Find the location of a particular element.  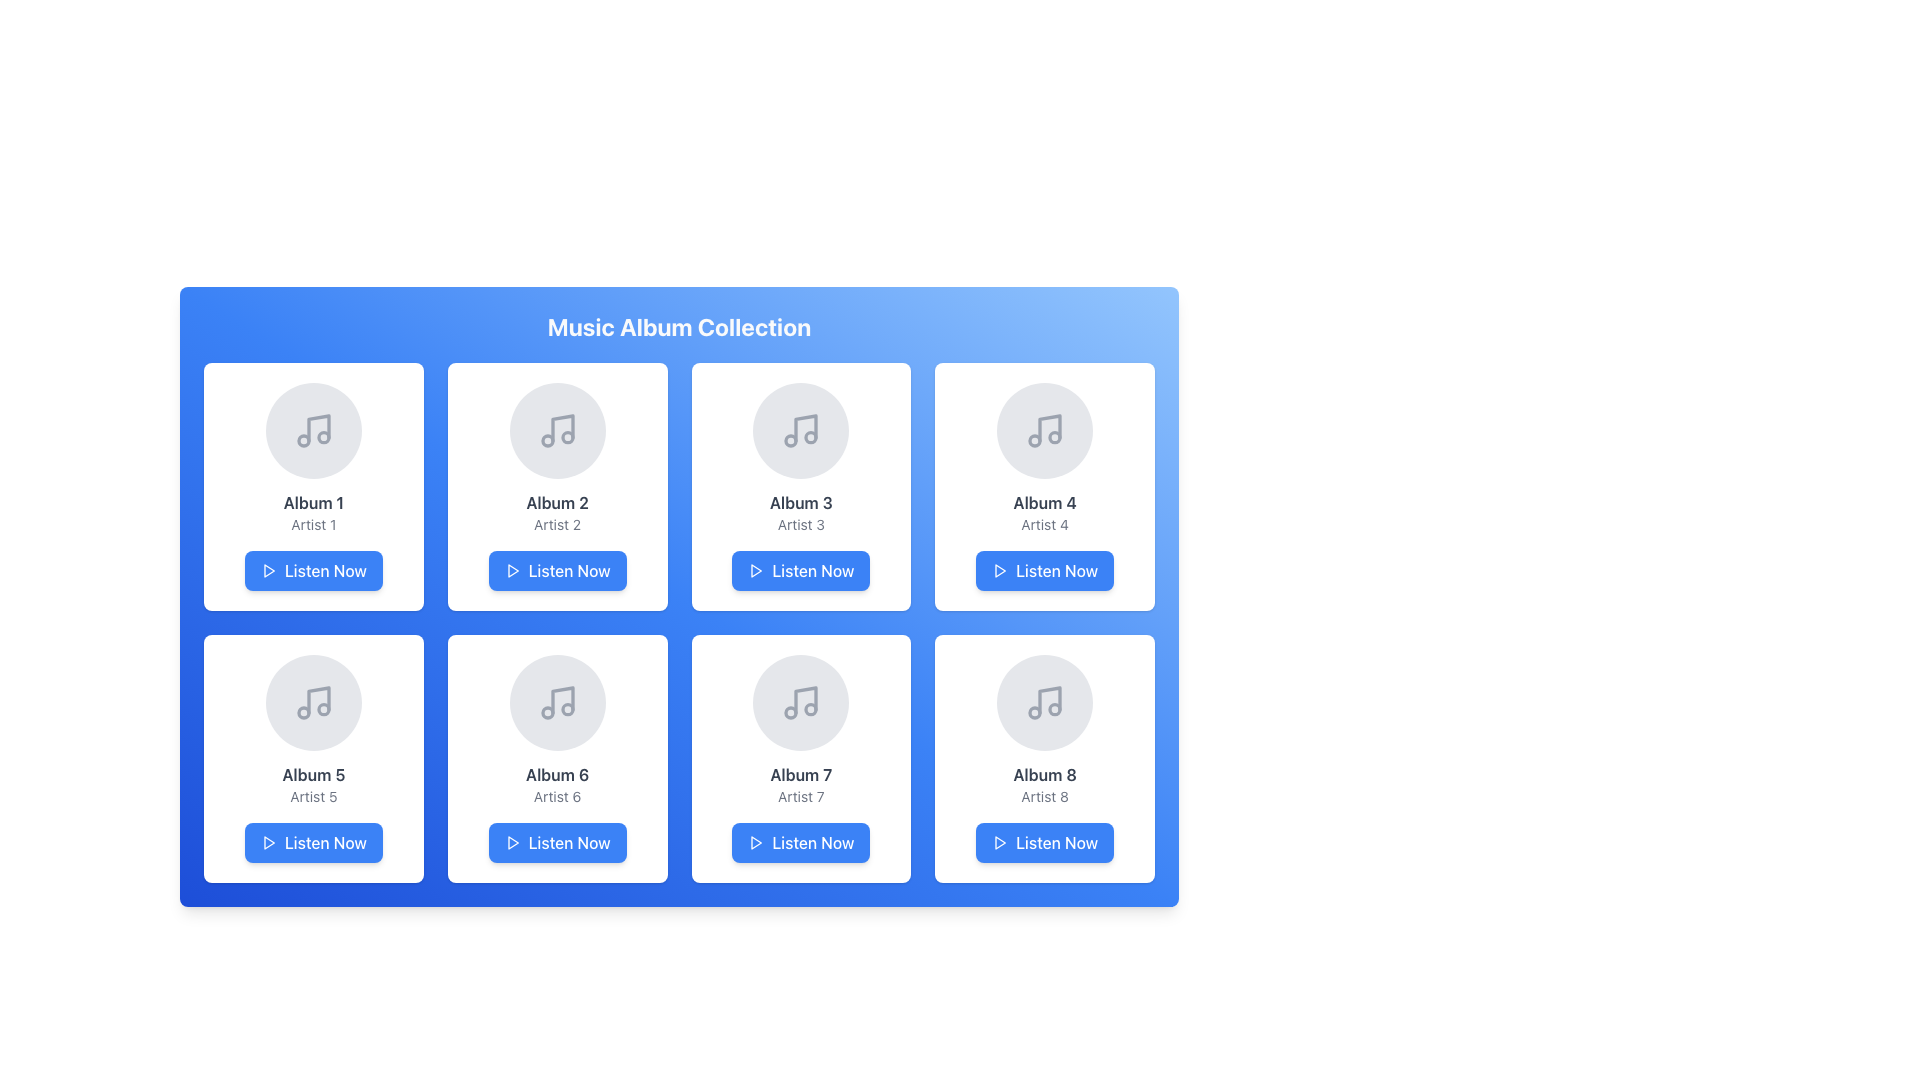

the Text Label displaying the name of the artist associated with the album in the first card, located below 'Album 1' and above the 'Listen Now' button is located at coordinates (312, 523).